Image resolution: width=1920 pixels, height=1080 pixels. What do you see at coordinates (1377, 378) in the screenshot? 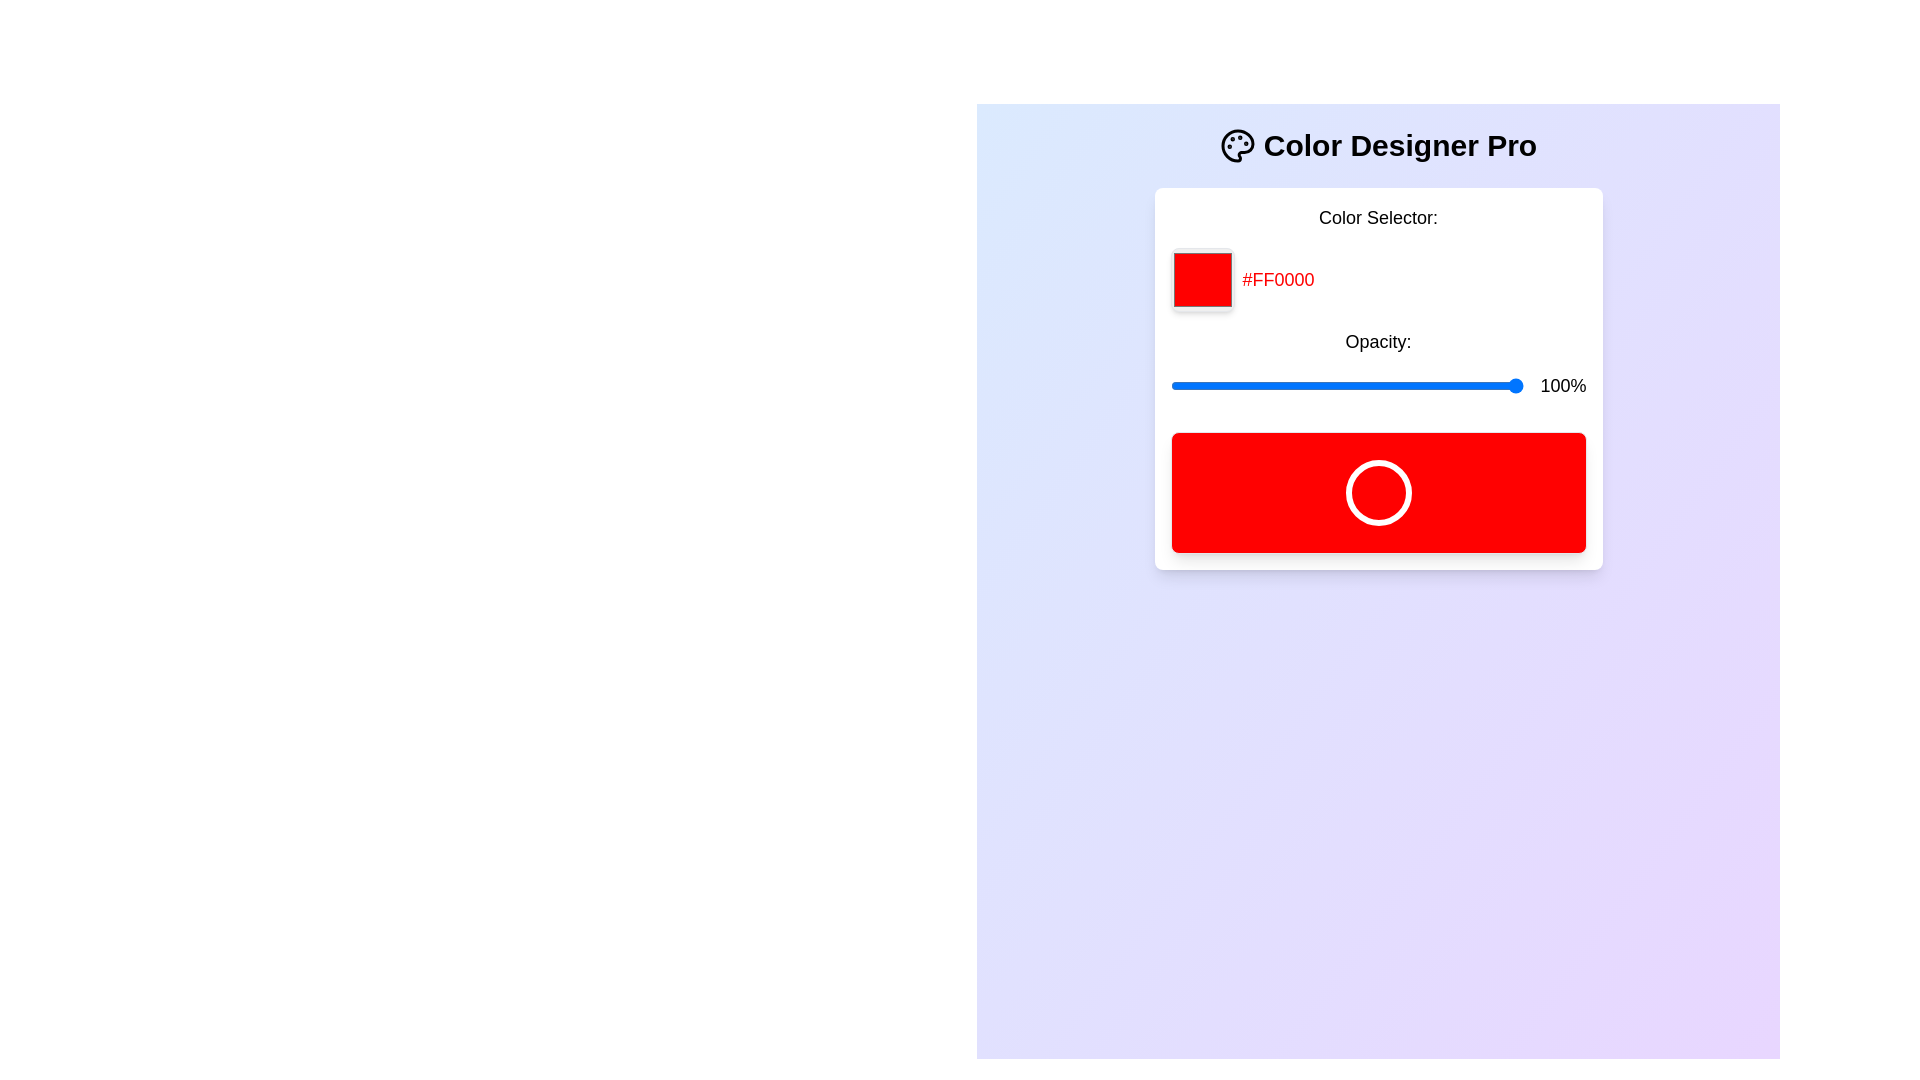
I see `the Panel element with a white background and rounded corners, labeled 'Color Selector:' and 'Opacity:', located near the center of the application interface in 'Color Designer Pro'` at bounding box center [1377, 378].